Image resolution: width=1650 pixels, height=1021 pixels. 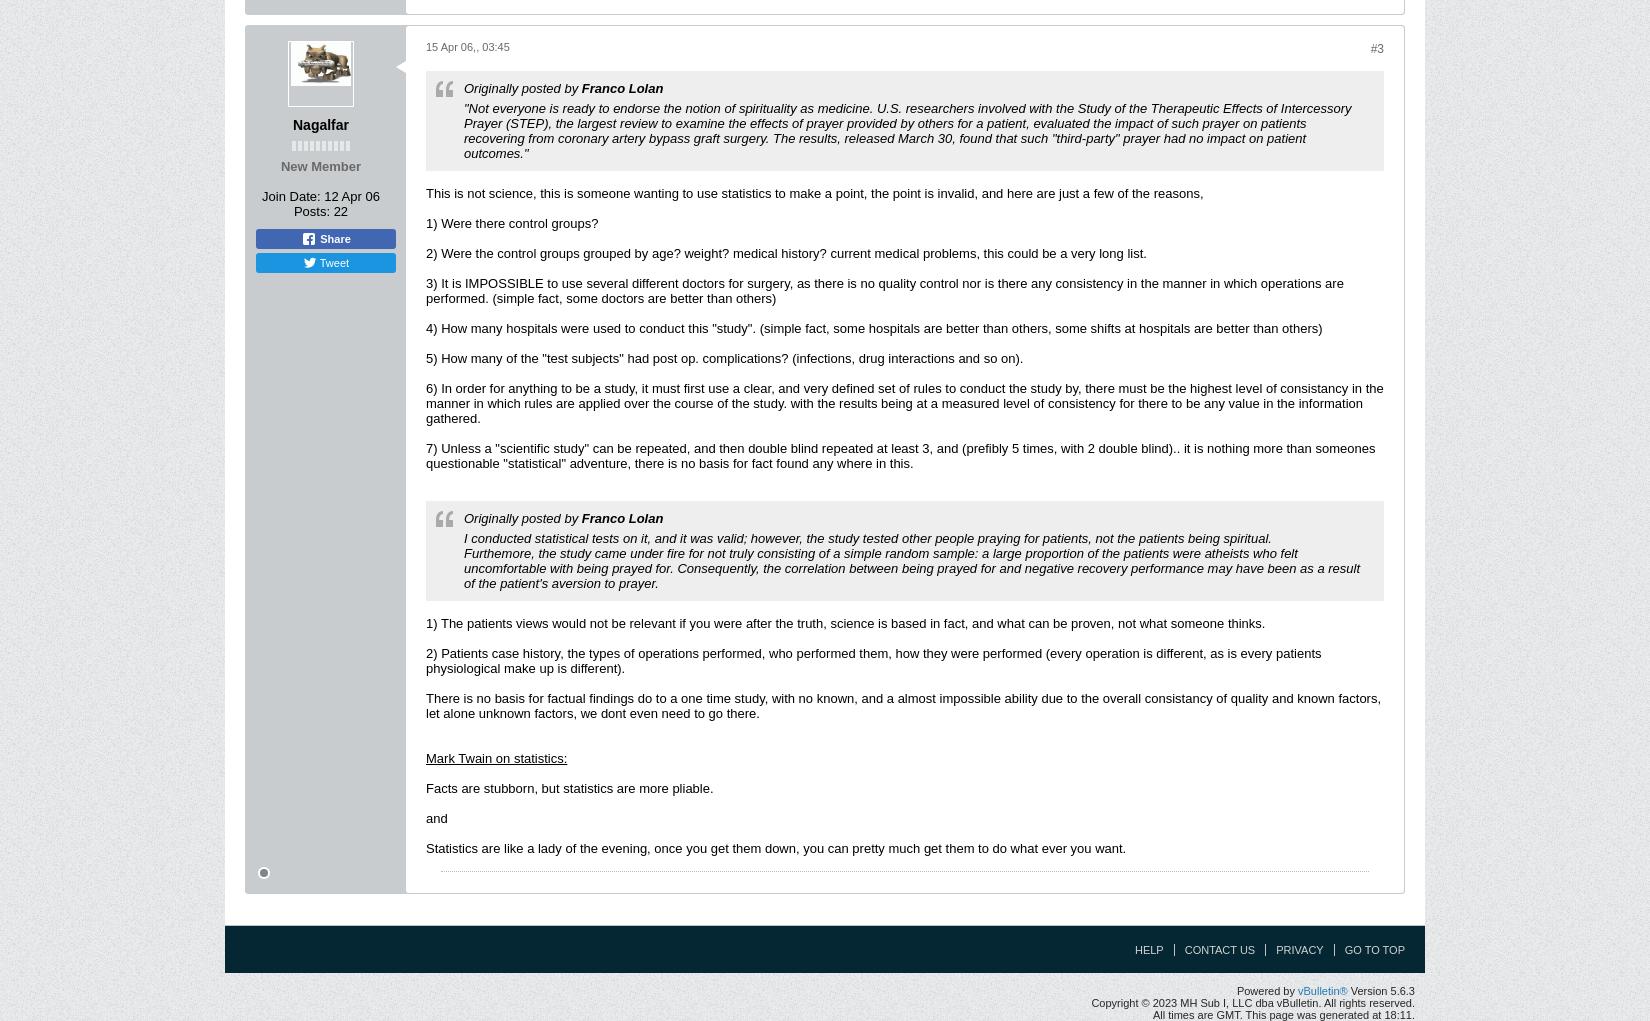 What do you see at coordinates (845, 622) in the screenshot?
I see `'1) The patients views would not be relevant if you were after the truth, science is based in fact, and what can be proven, not what someone thinks.'` at bounding box center [845, 622].